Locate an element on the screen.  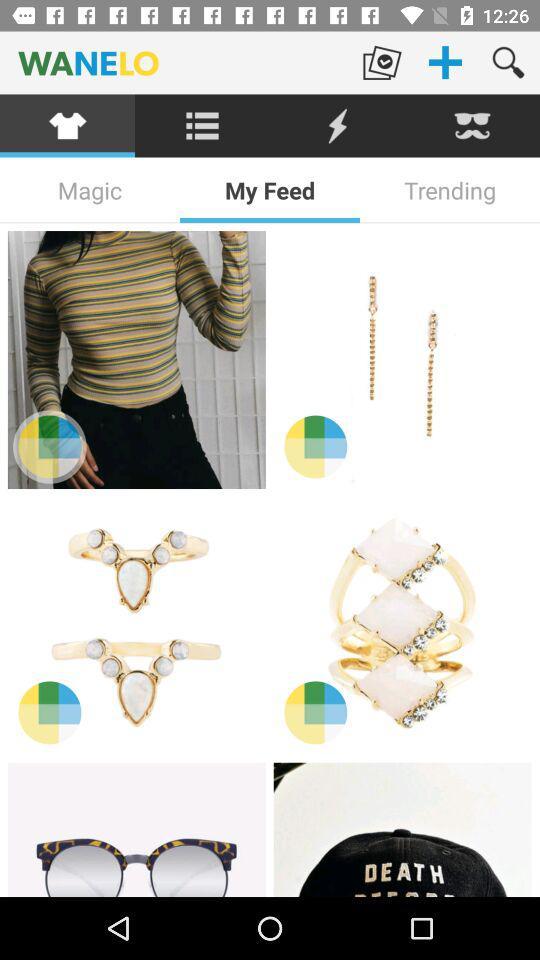
eyeglass is located at coordinates (135, 829).